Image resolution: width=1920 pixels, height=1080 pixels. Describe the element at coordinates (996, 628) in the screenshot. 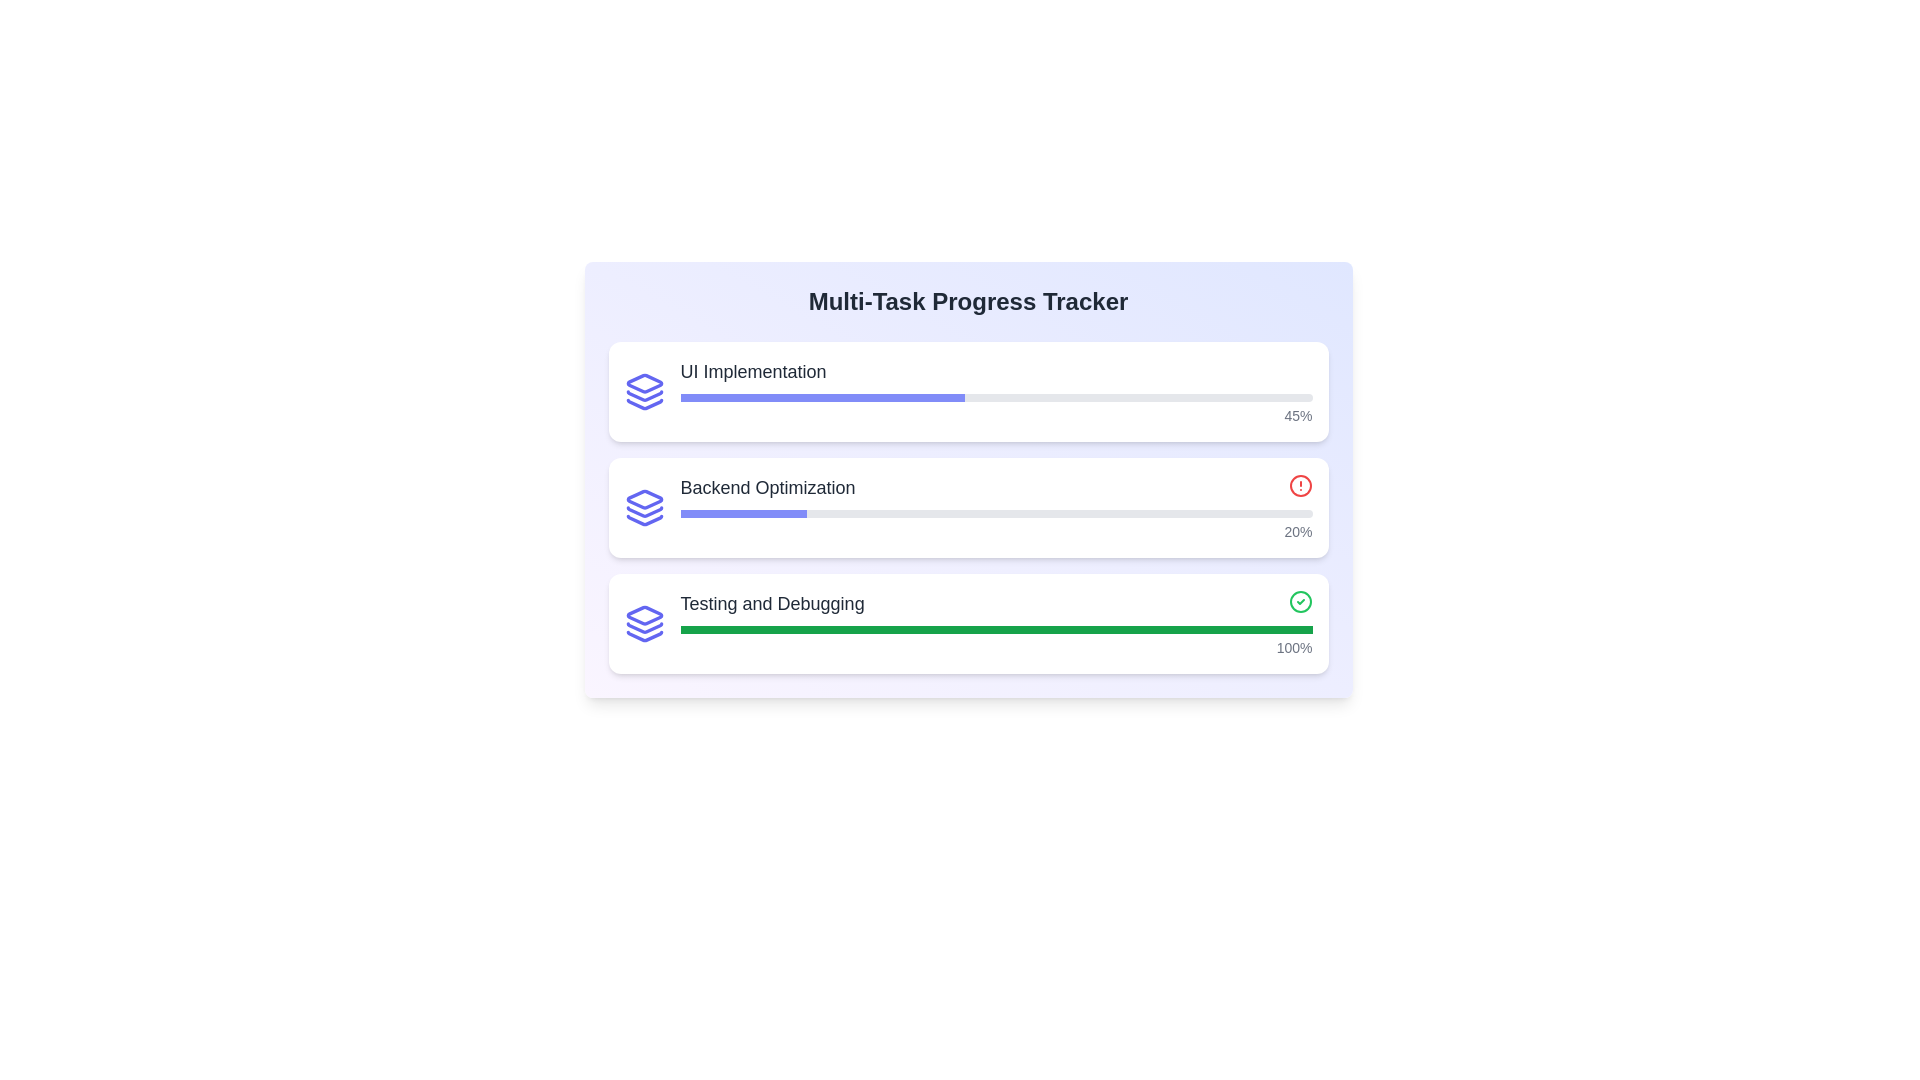

I see `the horizontal progress bar styled with a light gray background and rounded edges, indicating 100% completion, located in the 'Testing and Debugging' section` at that location.